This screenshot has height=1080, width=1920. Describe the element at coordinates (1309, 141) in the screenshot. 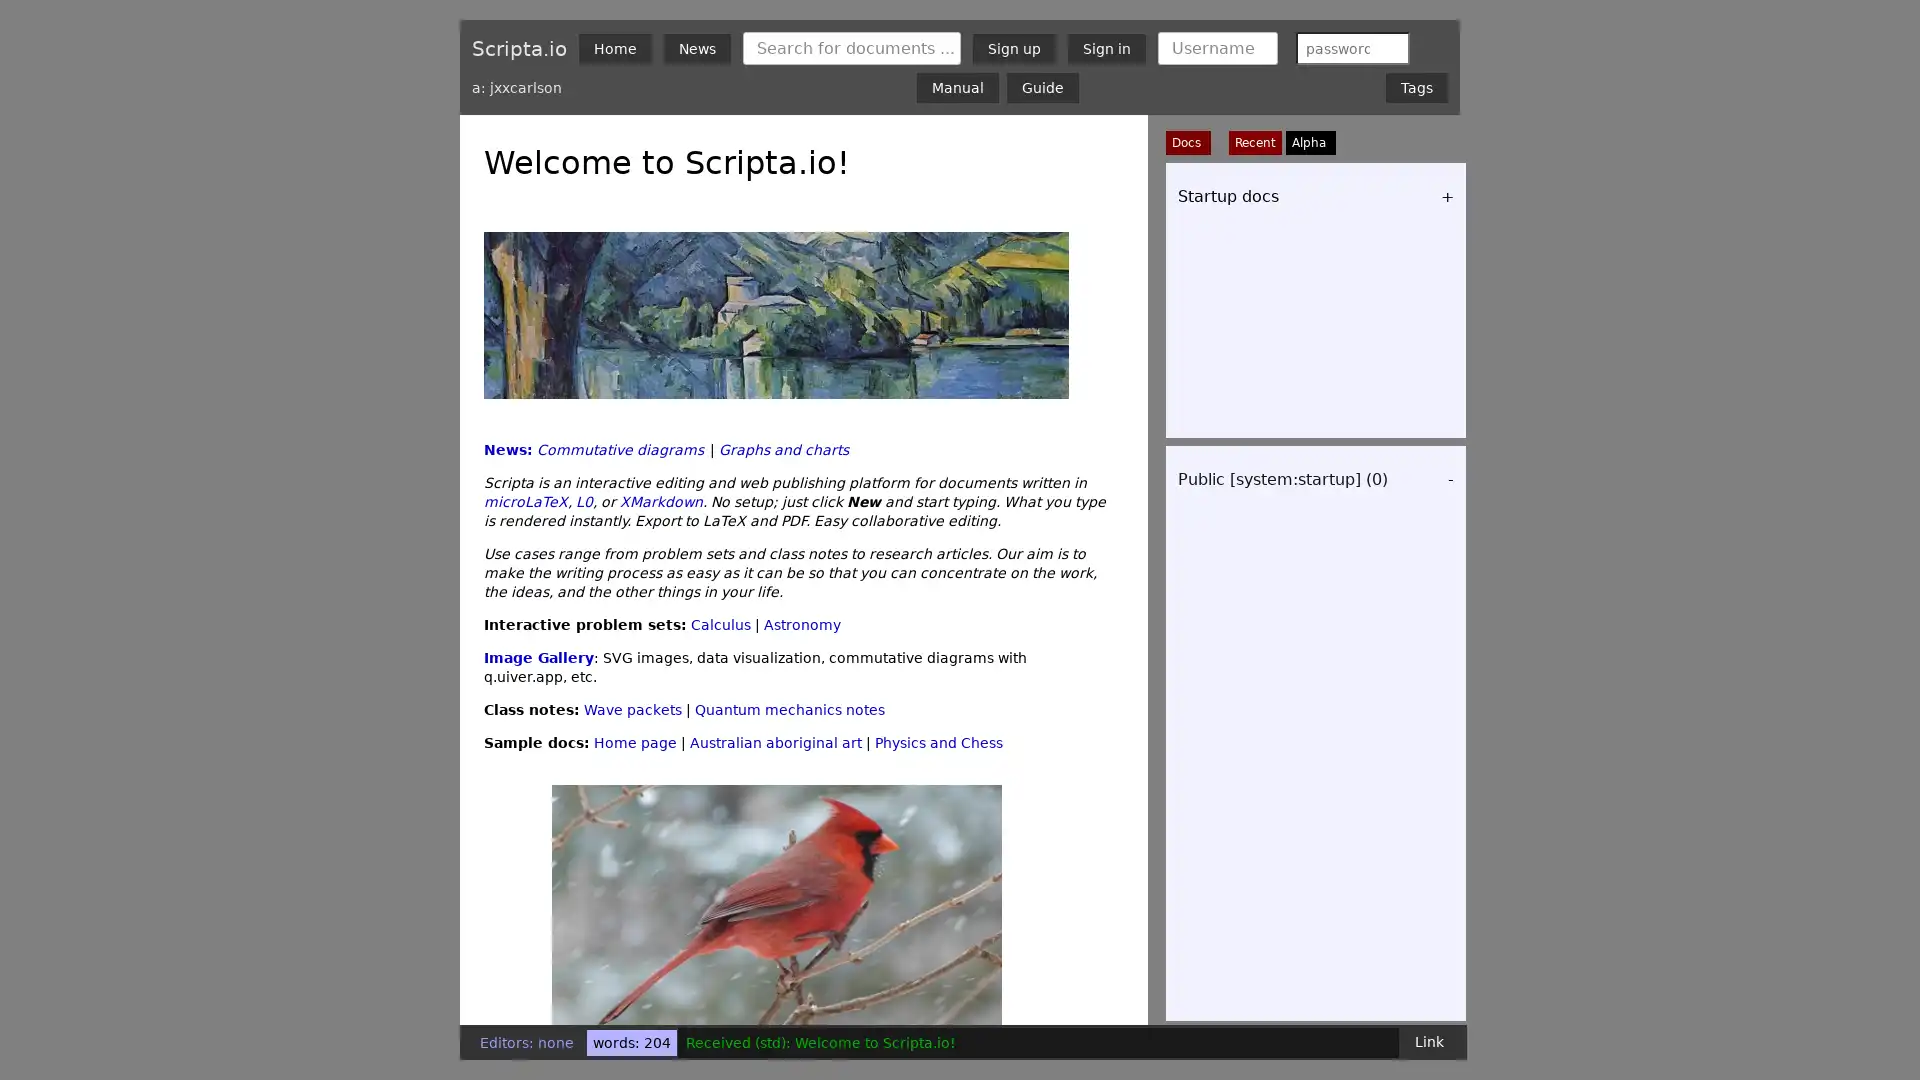

I see `Alpha` at that location.